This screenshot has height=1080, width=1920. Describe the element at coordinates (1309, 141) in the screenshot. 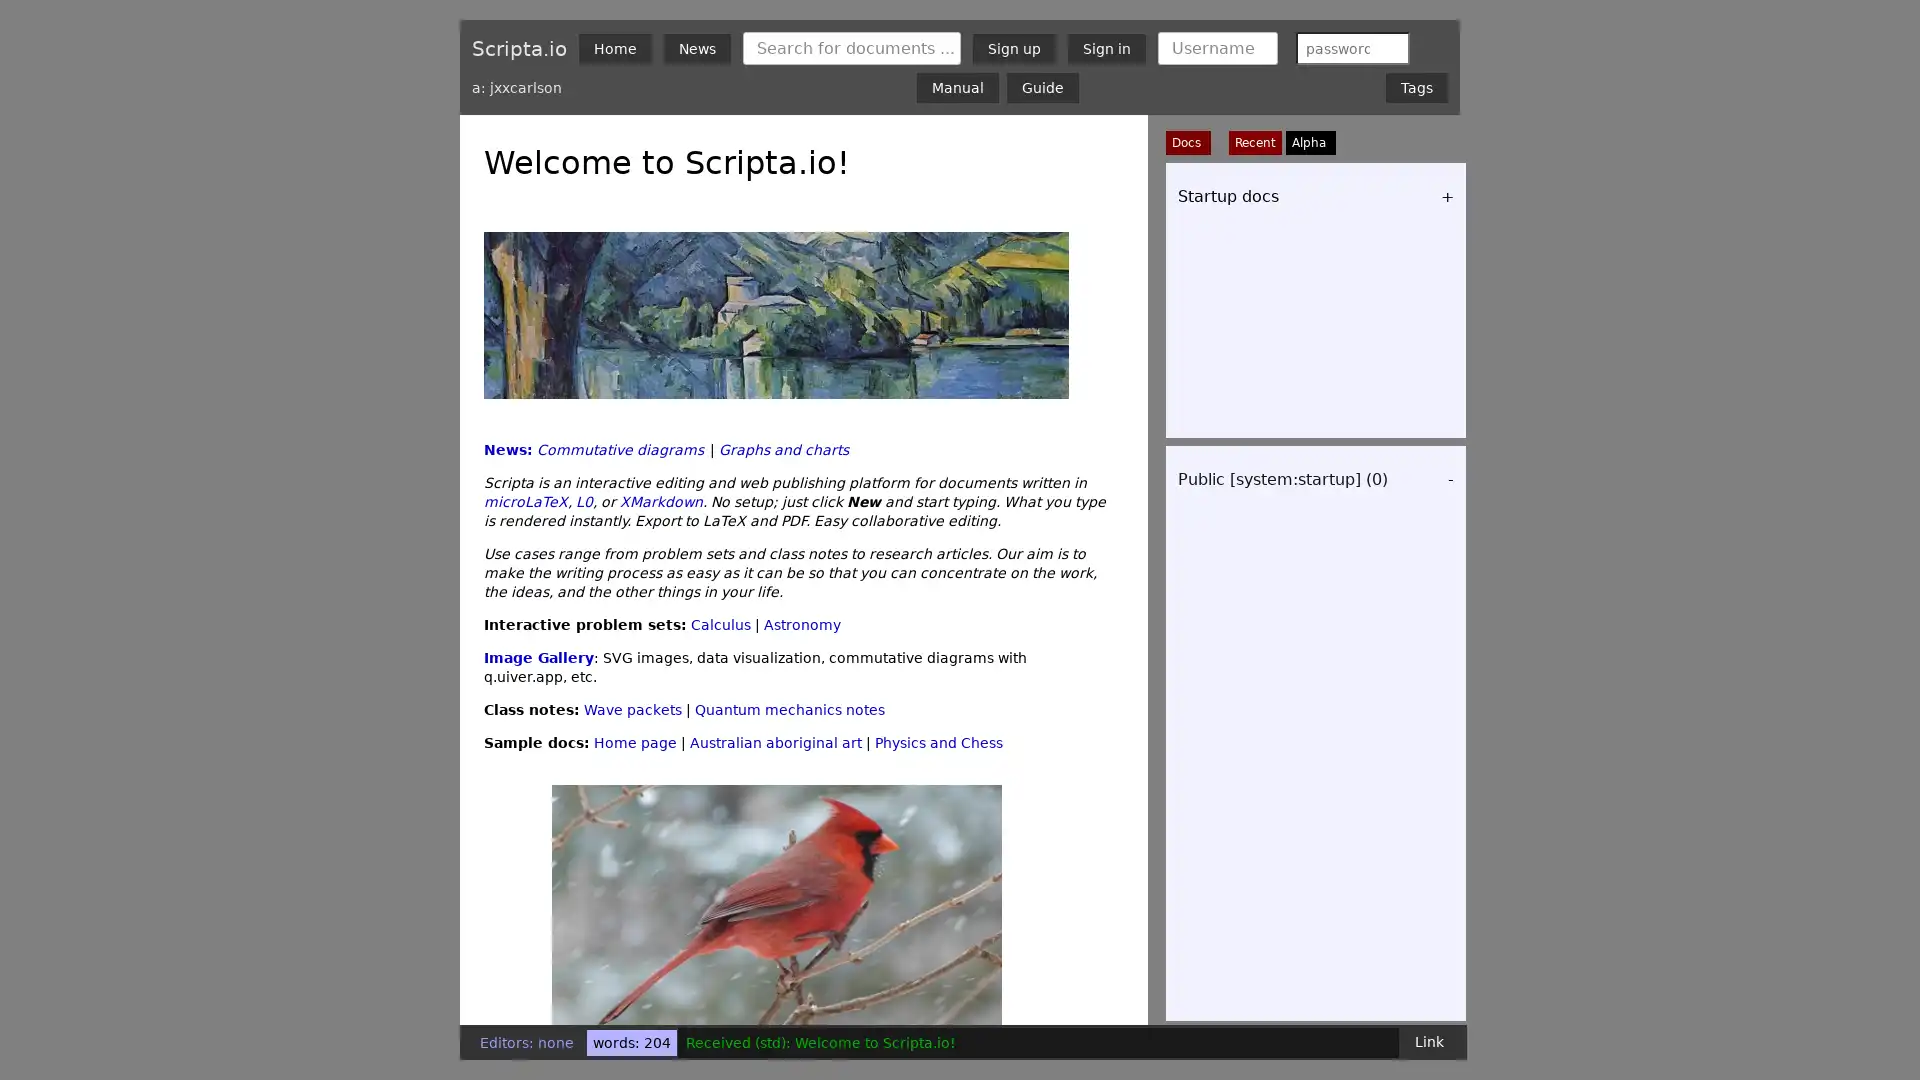

I see `Alpha` at that location.